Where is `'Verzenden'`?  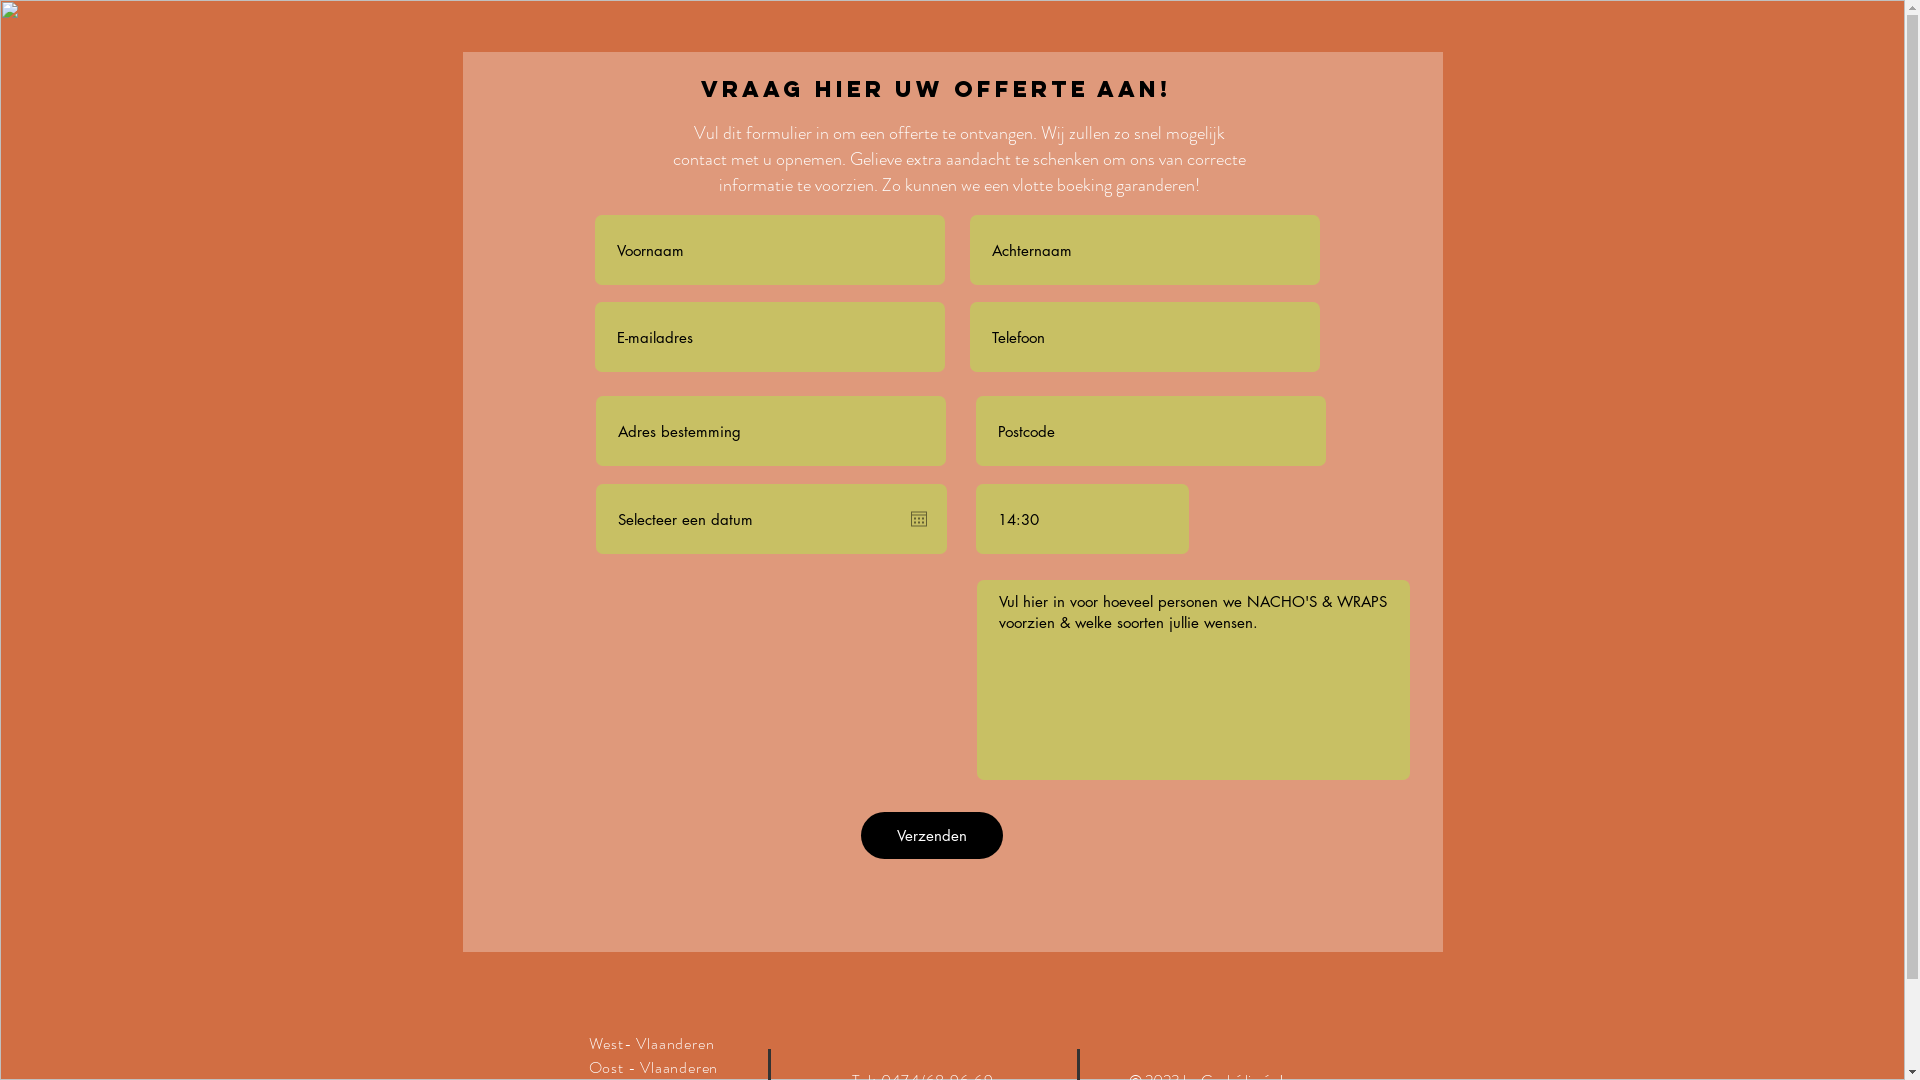
'Verzenden' is located at coordinates (930, 835).